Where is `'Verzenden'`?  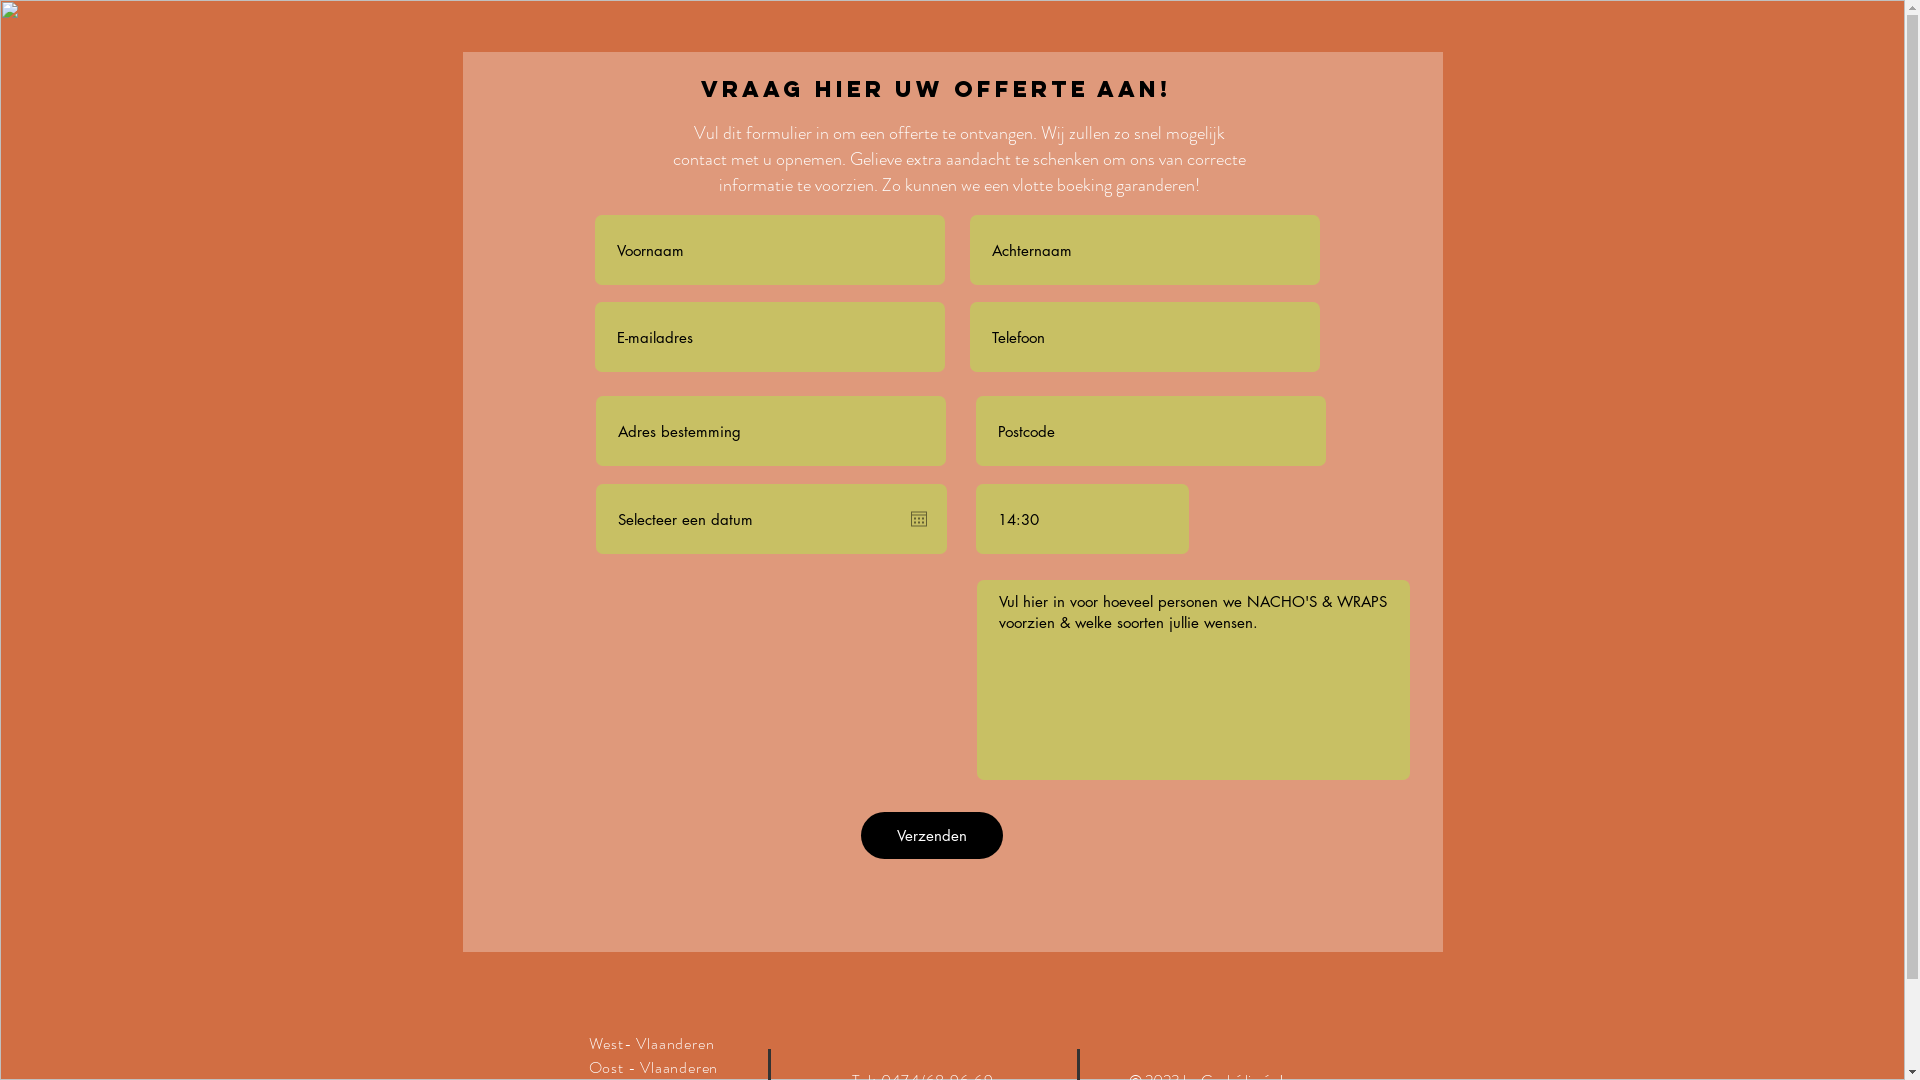
'Verzenden' is located at coordinates (930, 835).